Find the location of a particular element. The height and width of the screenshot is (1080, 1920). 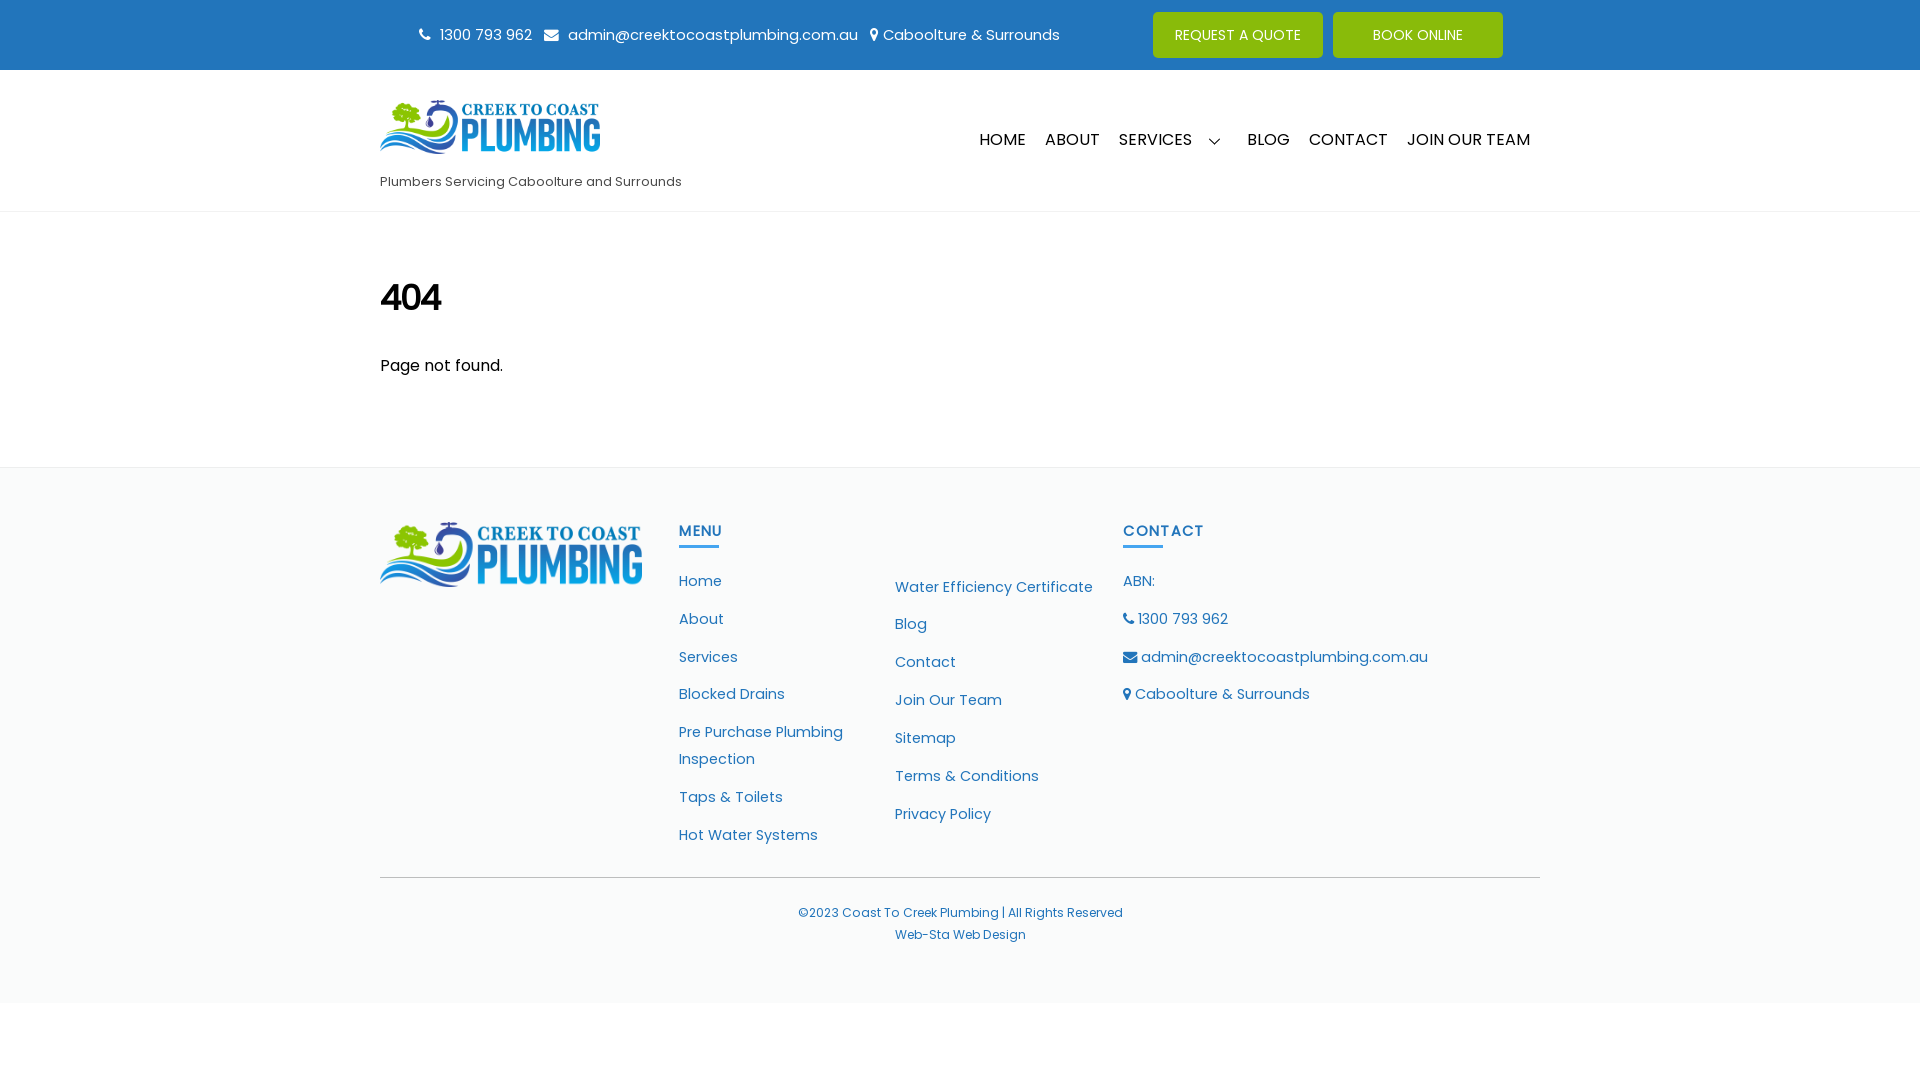

'CONTACT' is located at coordinates (1300, 140).